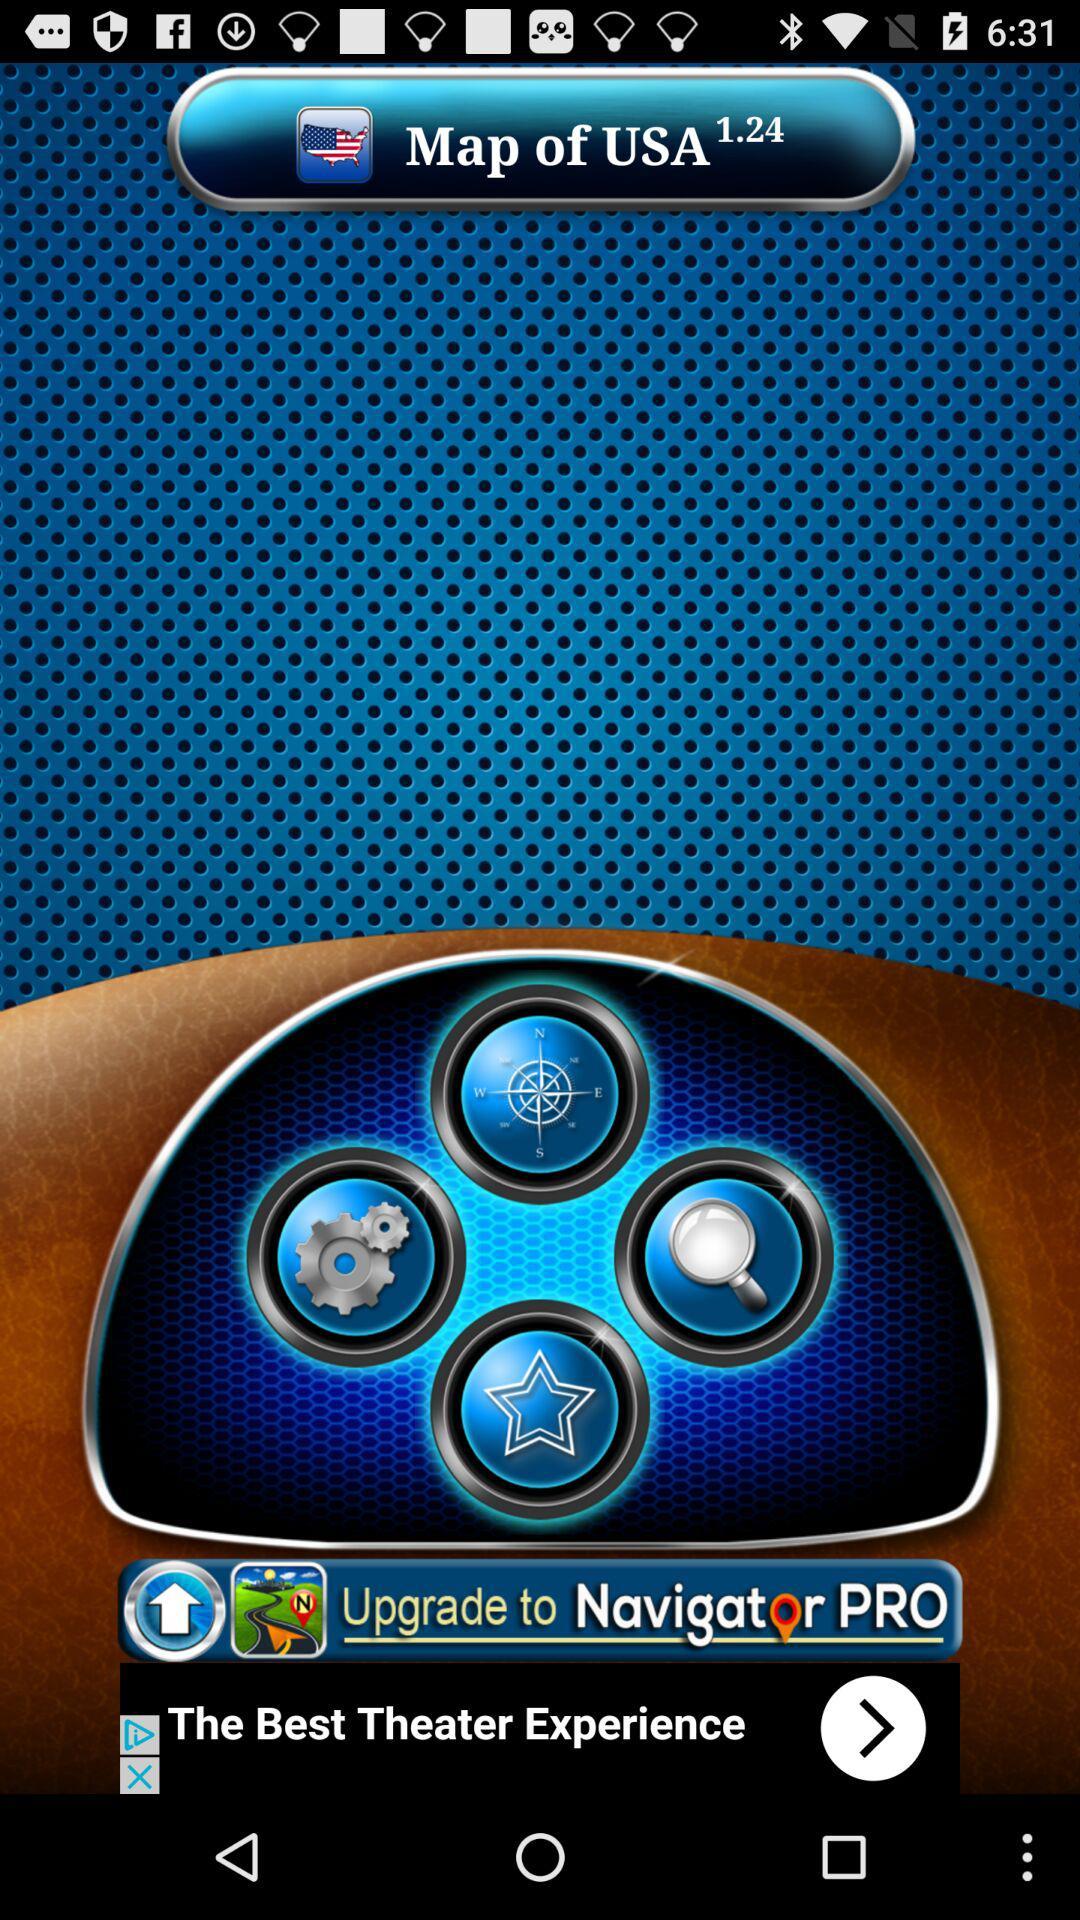  Describe the element at coordinates (723, 1256) in the screenshot. I see `search option` at that location.